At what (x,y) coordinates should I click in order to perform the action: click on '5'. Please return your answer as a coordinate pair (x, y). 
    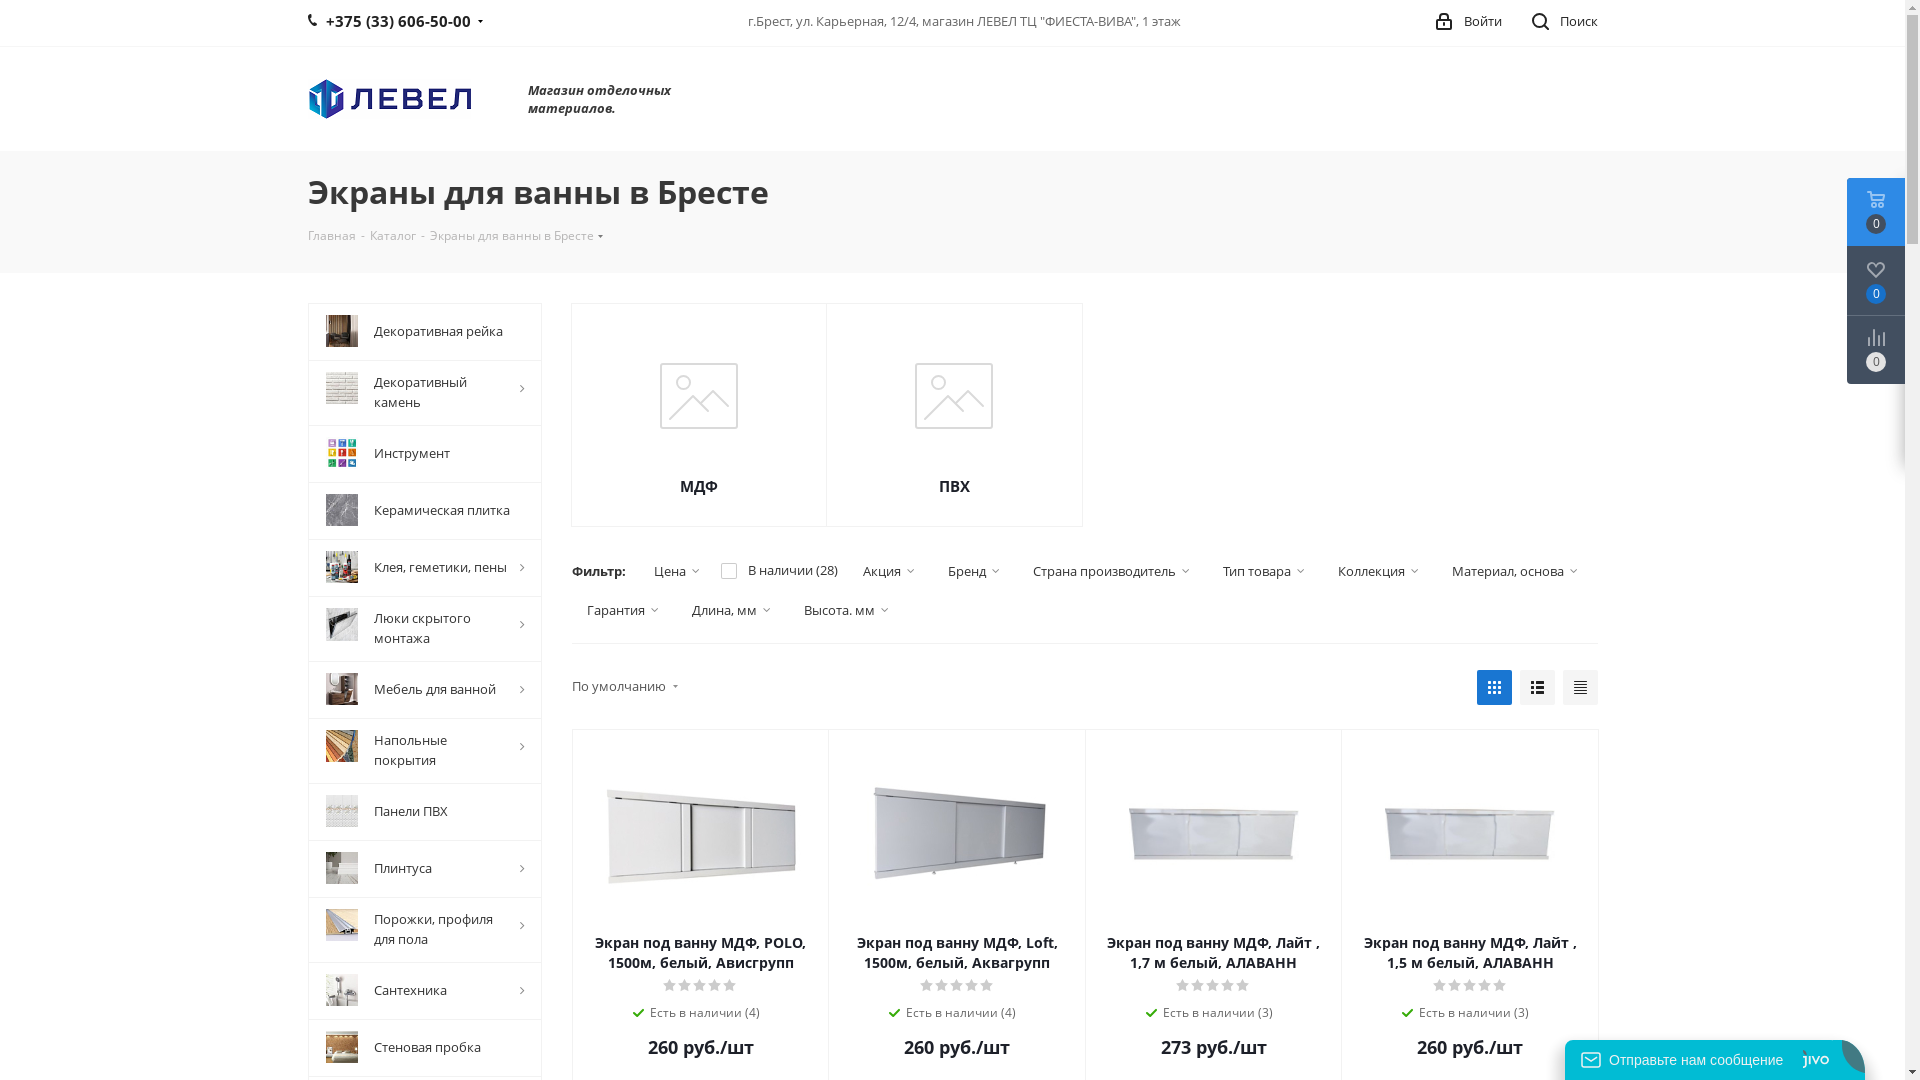
    Looking at the image, I should click on (979, 985).